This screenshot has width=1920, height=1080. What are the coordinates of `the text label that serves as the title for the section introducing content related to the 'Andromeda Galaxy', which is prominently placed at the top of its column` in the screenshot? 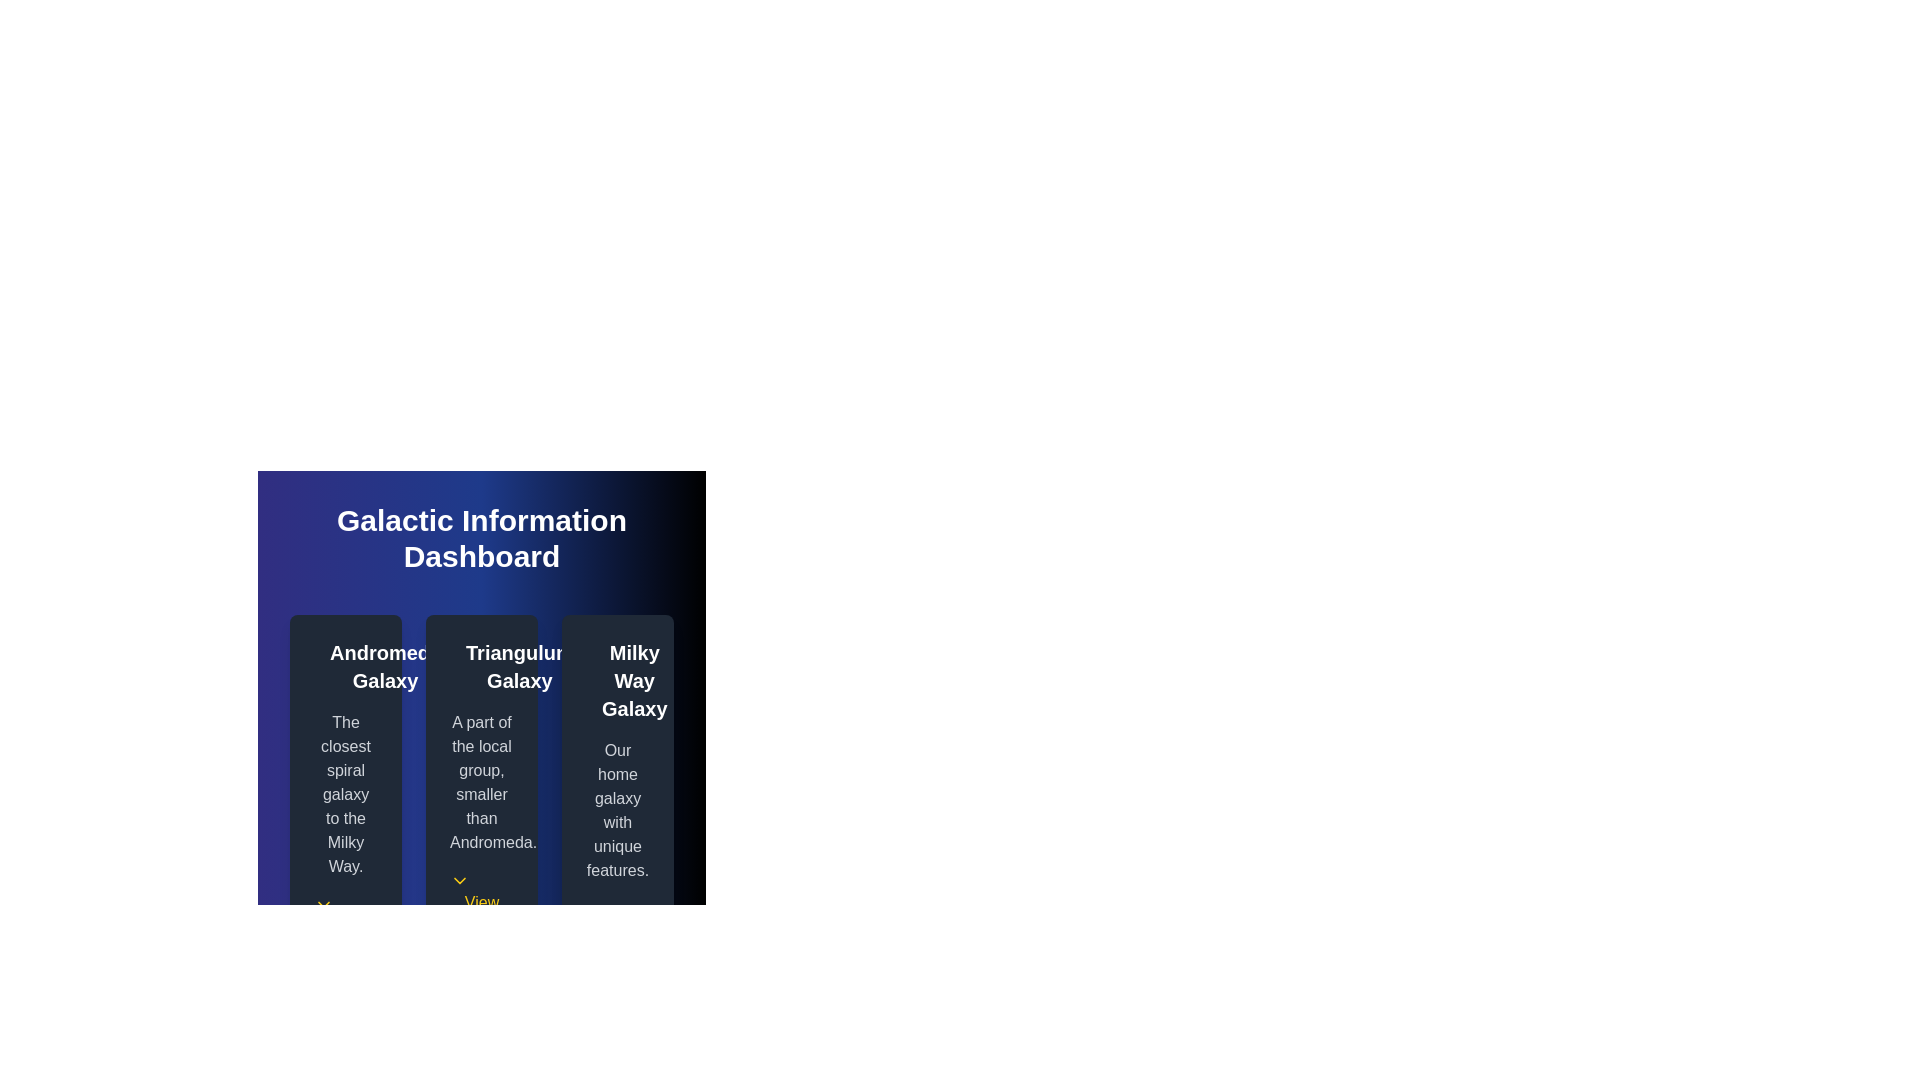 It's located at (385, 667).